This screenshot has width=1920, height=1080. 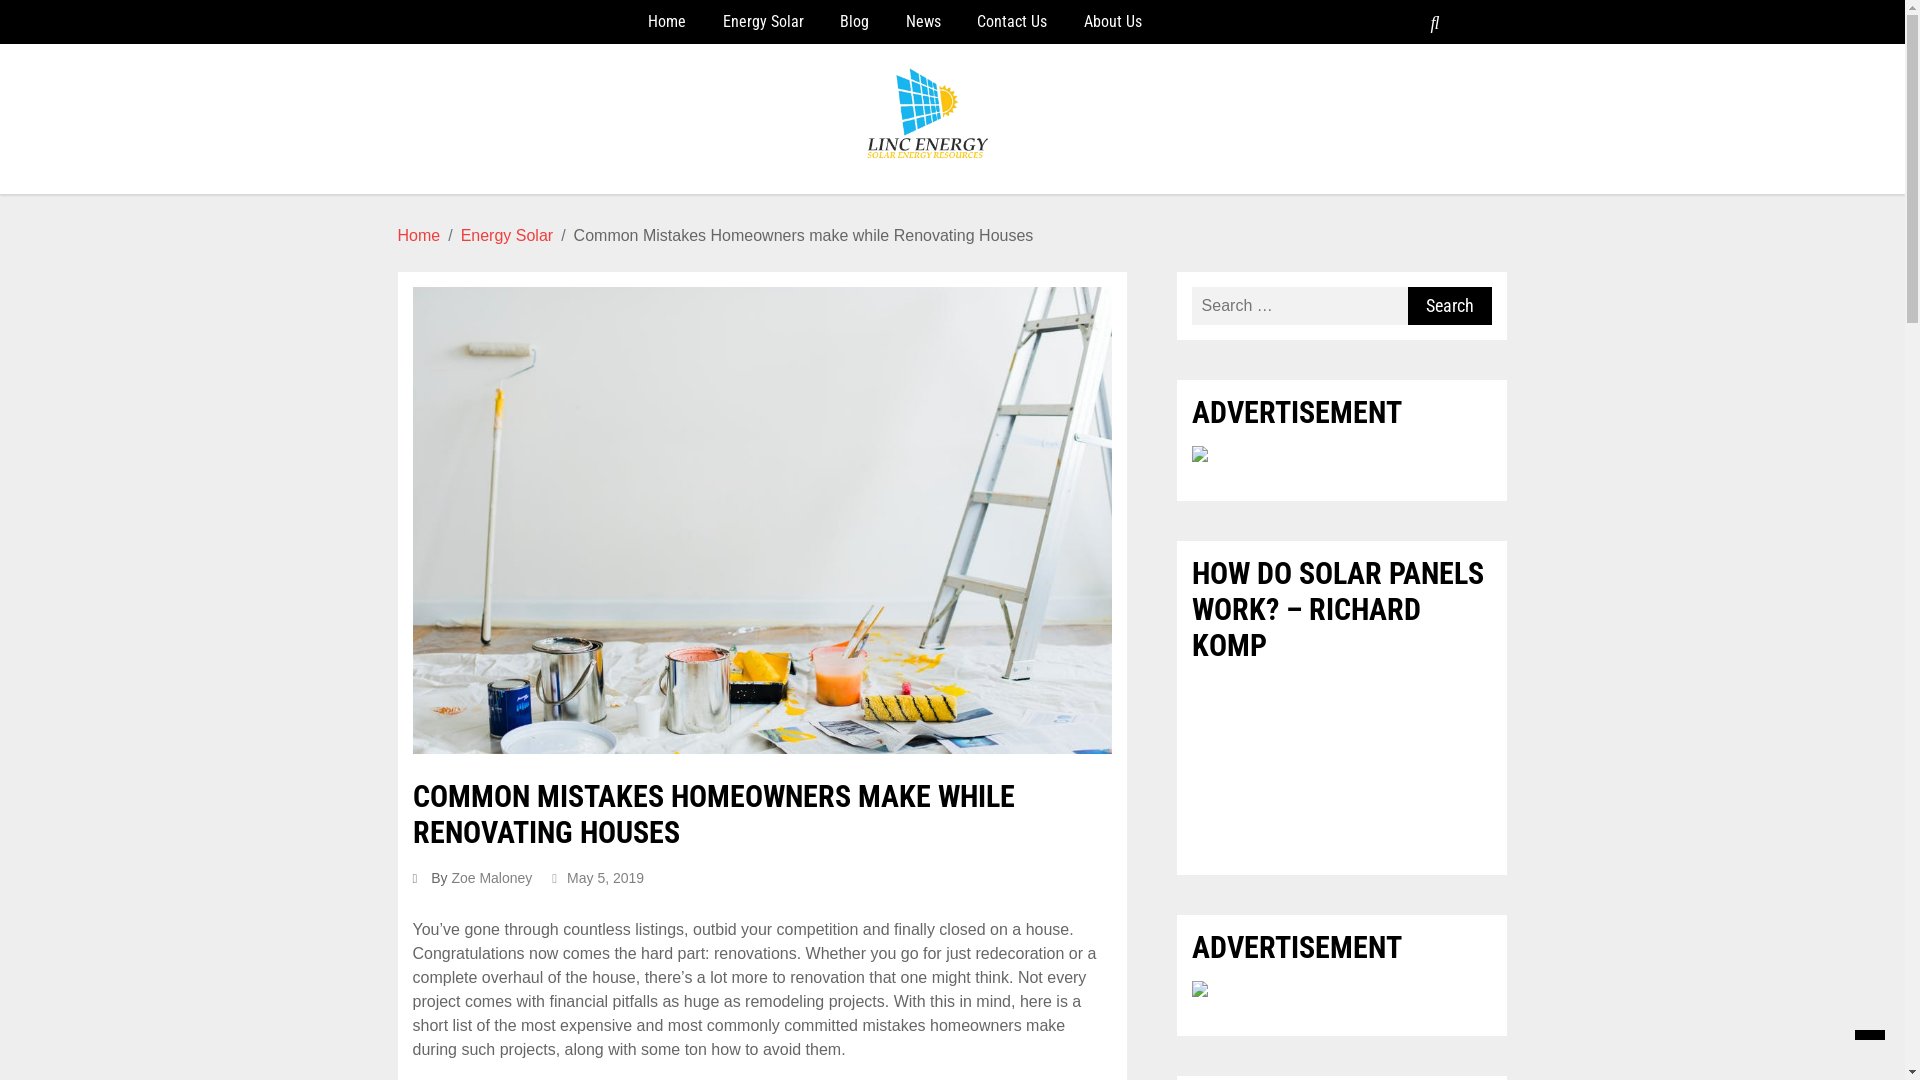 What do you see at coordinates (519, 206) in the screenshot?
I see `'Linc Energy'` at bounding box center [519, 206].